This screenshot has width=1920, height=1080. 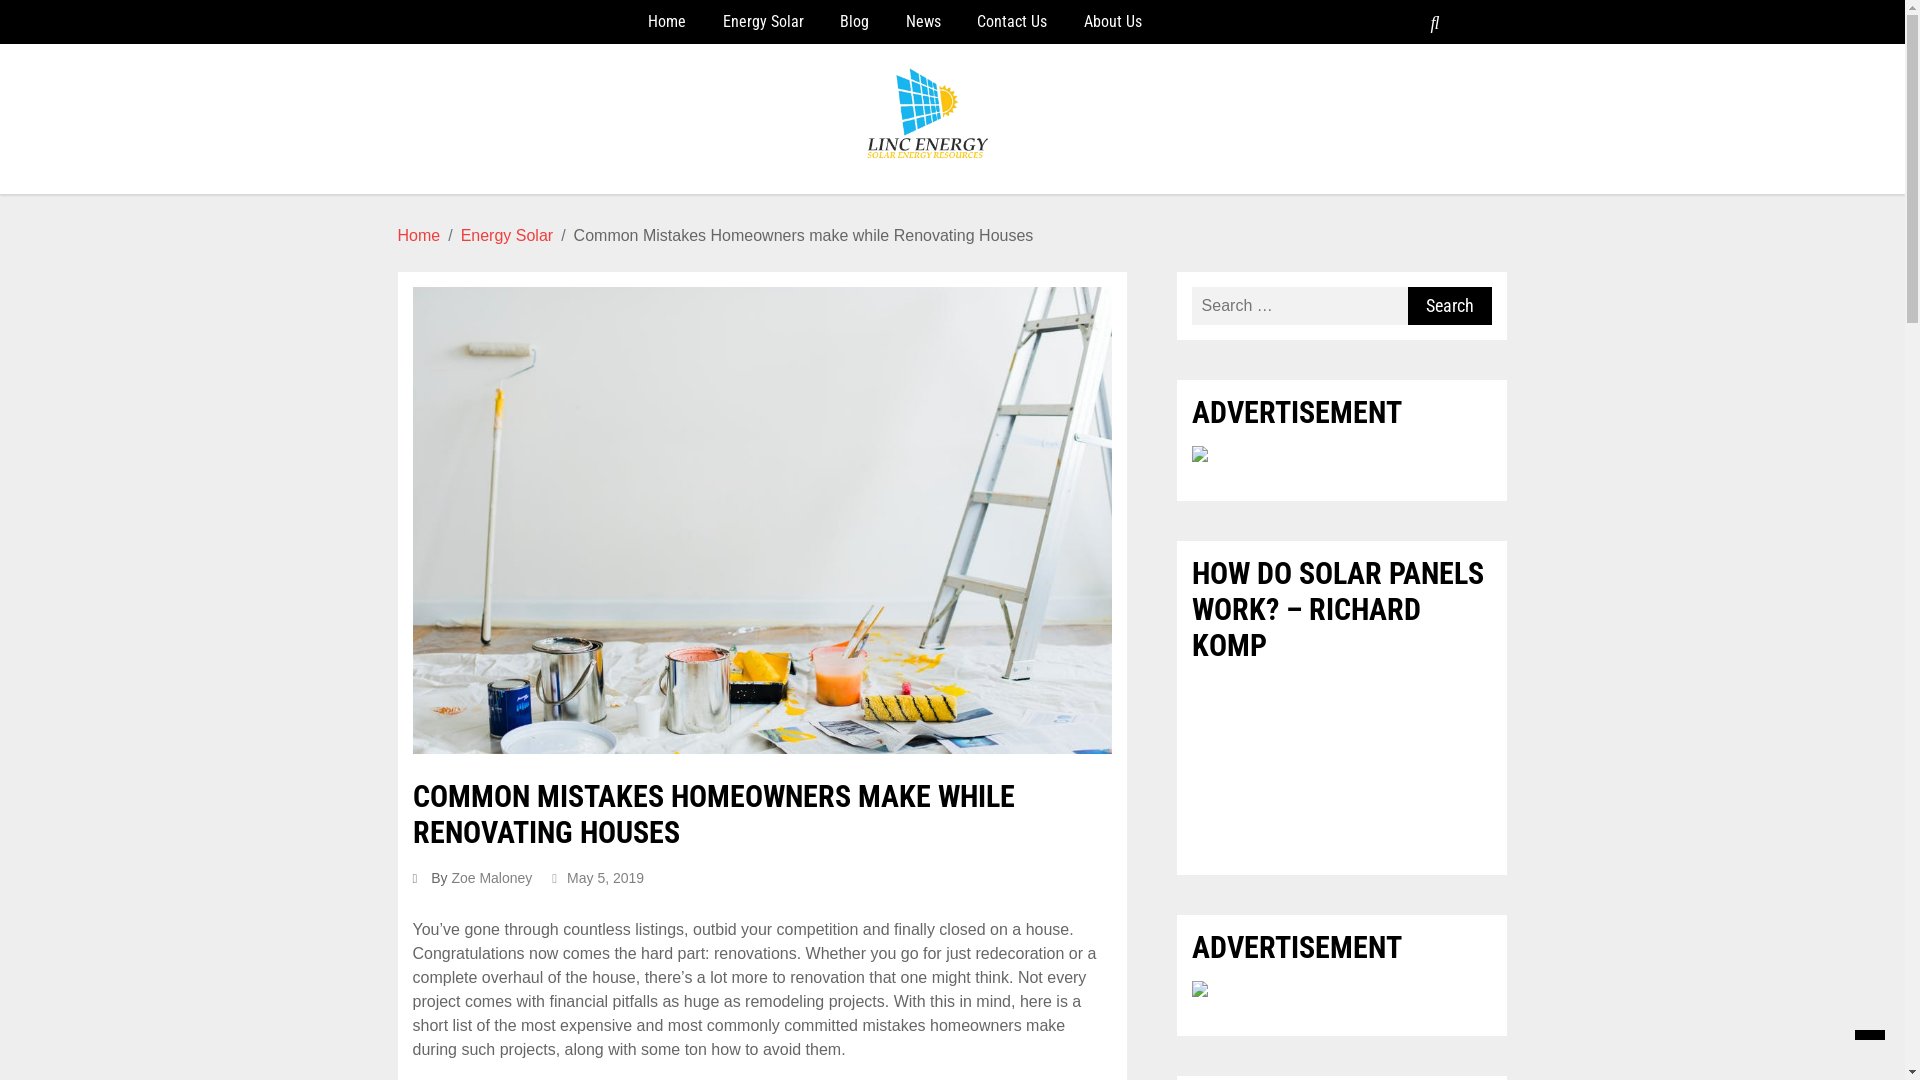 What do you see at coordinates (519, 206) in the screenshot?
I see `'Linc Energy'` at bounding box center [519, 206].